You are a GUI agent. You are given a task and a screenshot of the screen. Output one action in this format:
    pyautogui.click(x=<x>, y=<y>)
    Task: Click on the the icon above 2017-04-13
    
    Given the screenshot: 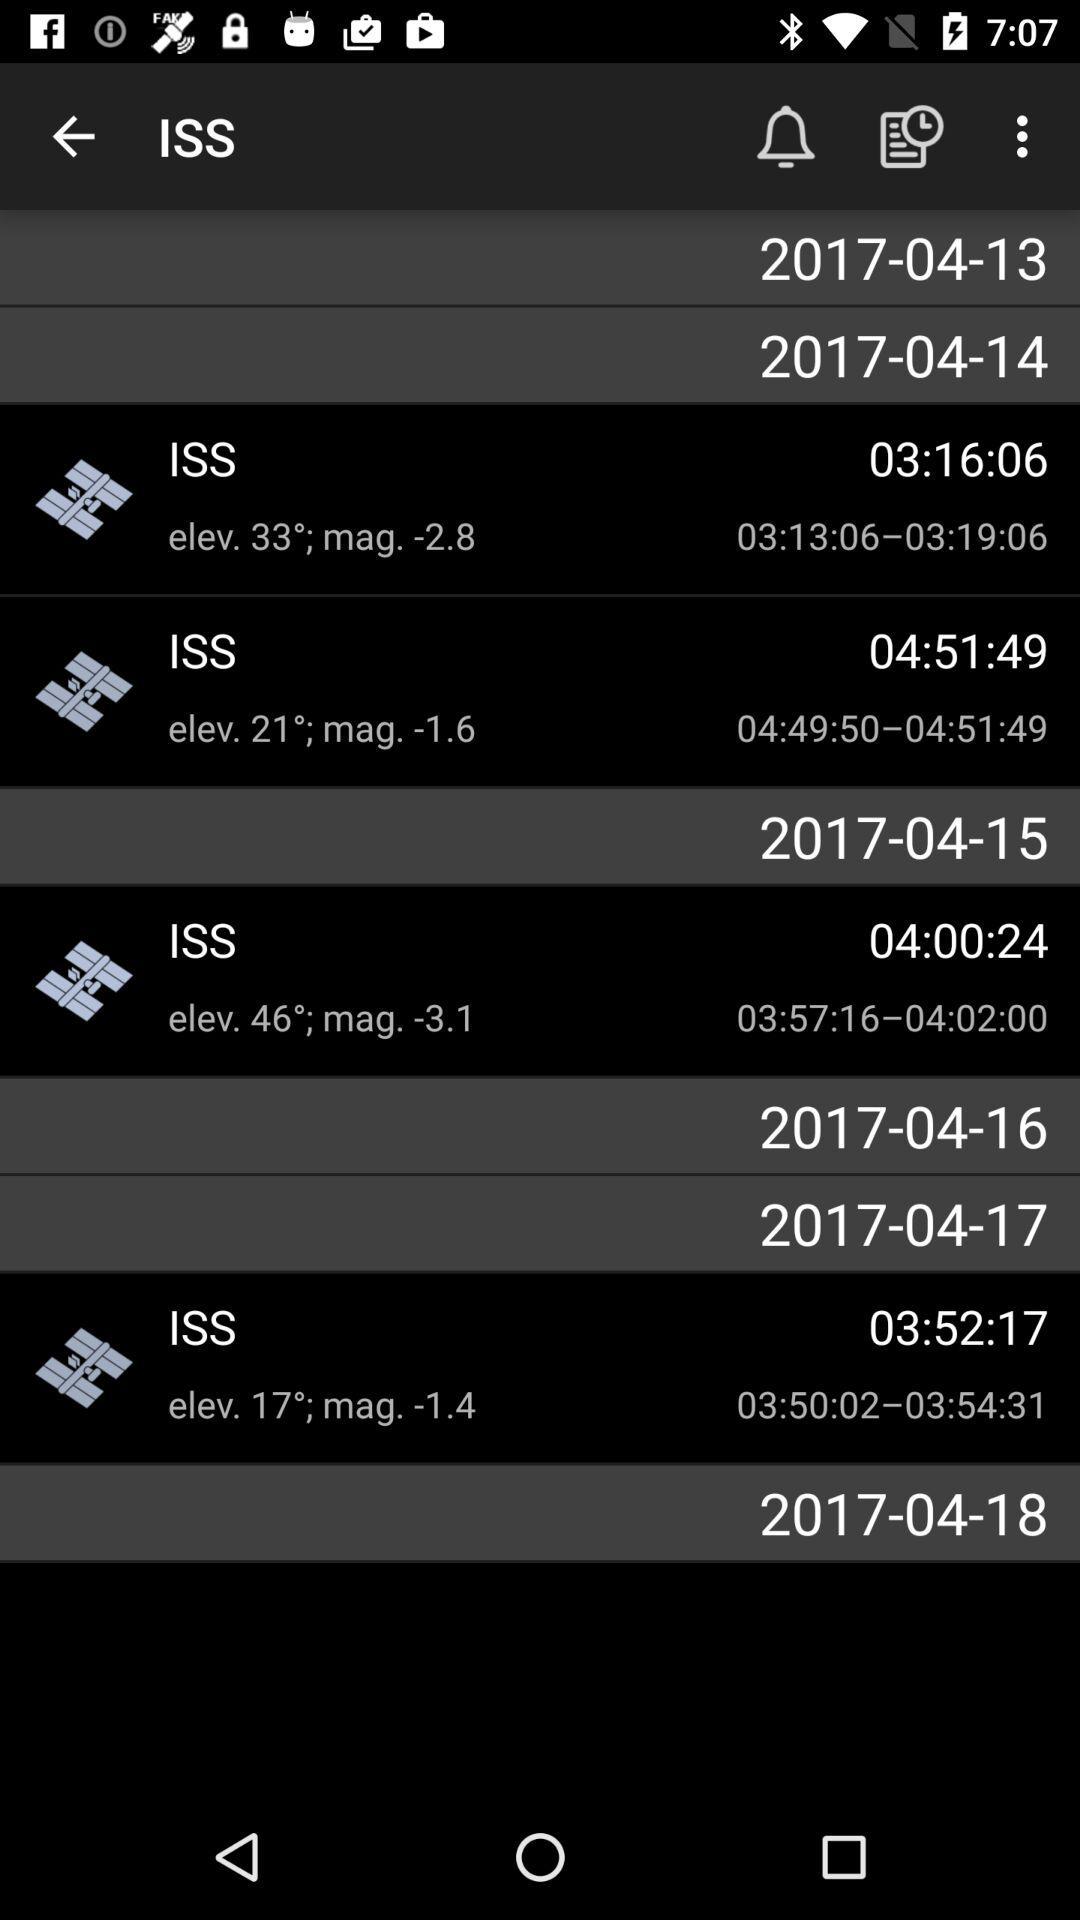 What is the action you would take?
    pyautogui.click(x=911, y=135)
    